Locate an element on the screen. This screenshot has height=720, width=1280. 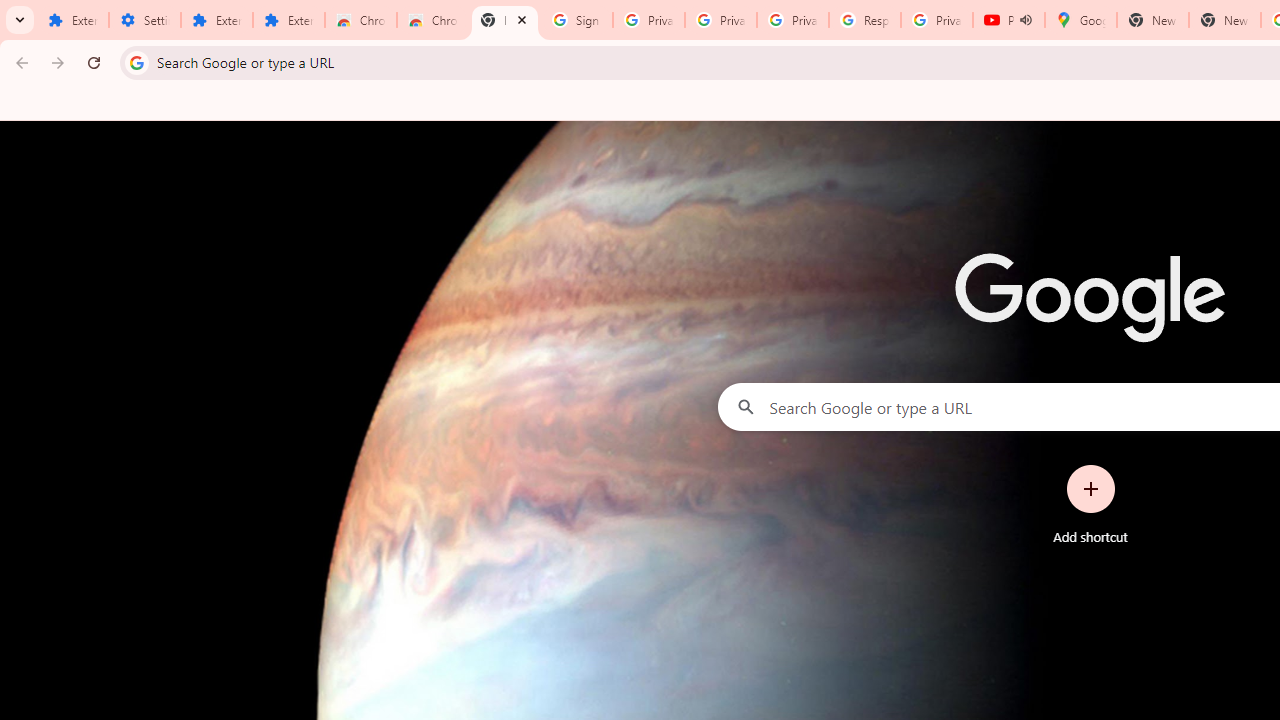
'Chrome Web Store - Themes' is located at coordinates (431, 20).